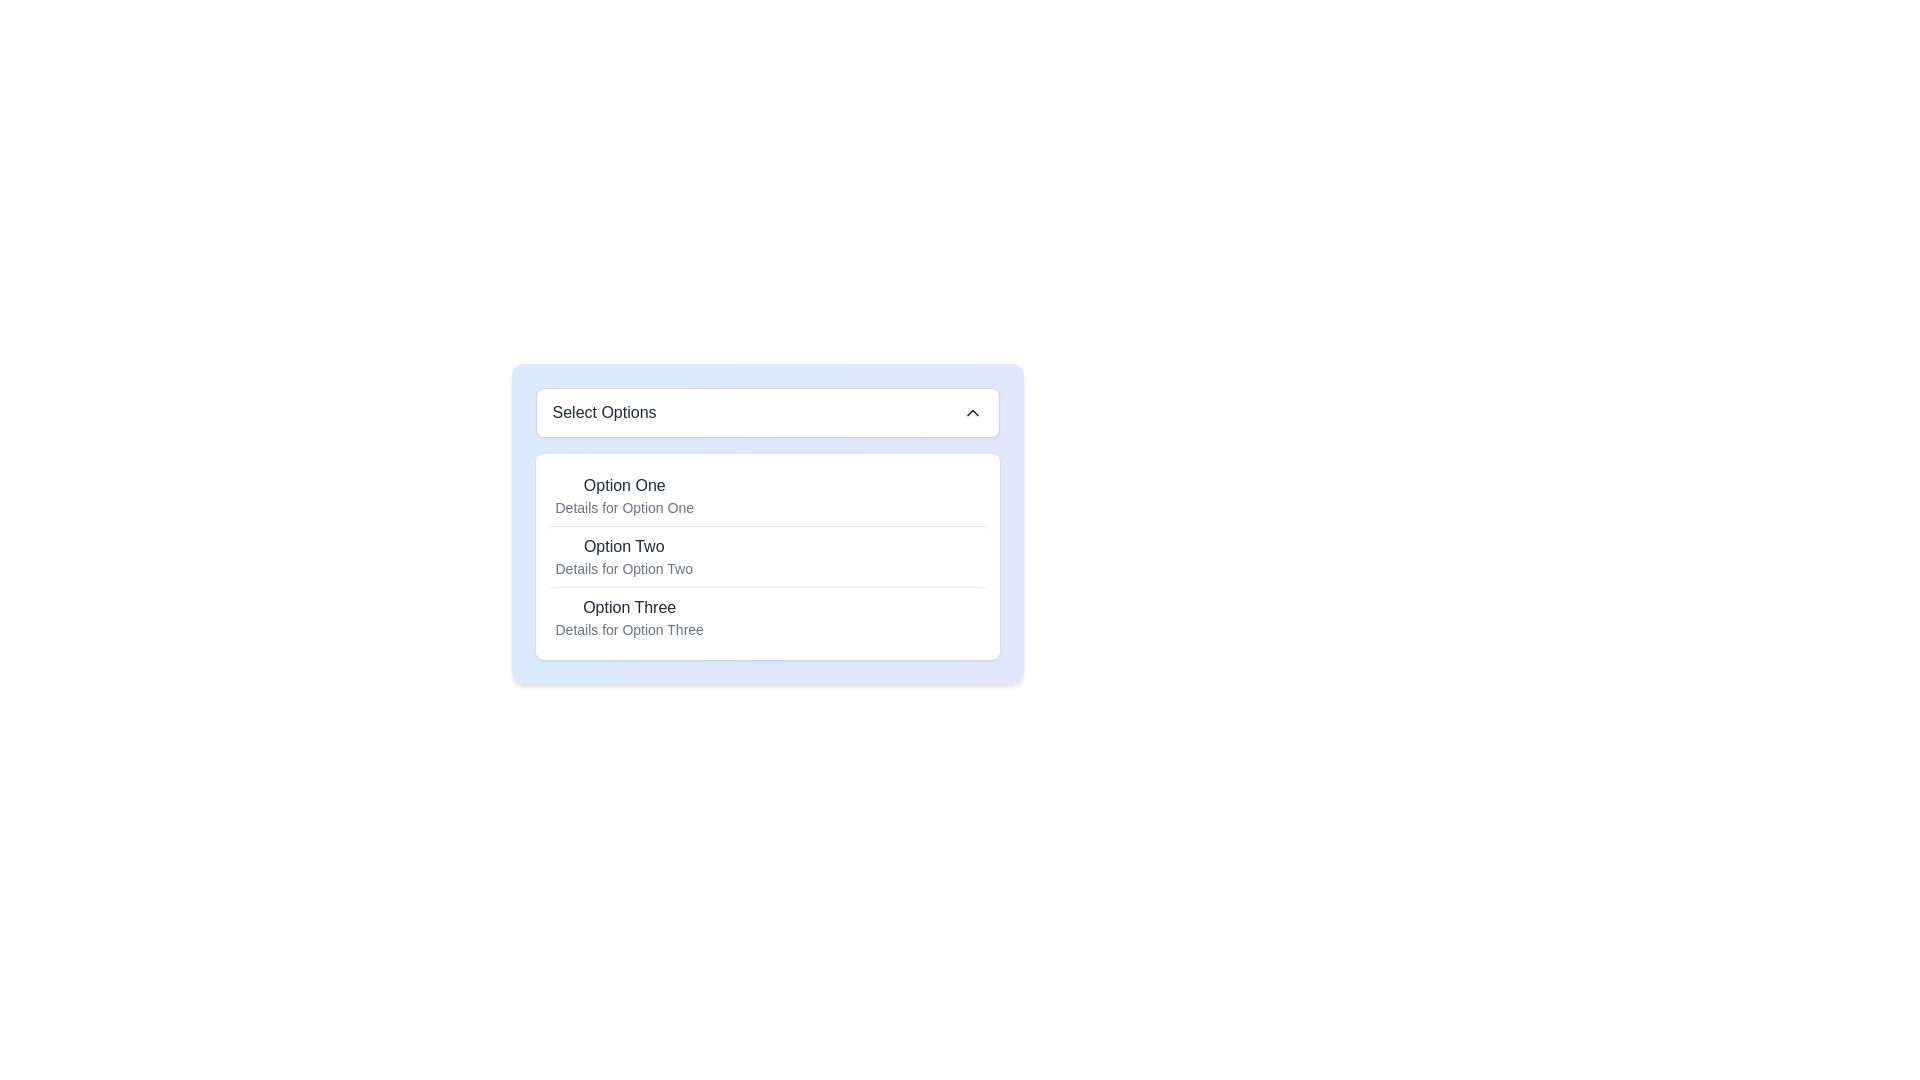  Describe the element at coordinates (623, 569) in the screenshot. I see `the textual label displaying 'Details for Option Two', which is styled with a smaller font size and gray color, located directly below 'Option Two' in the drop-down list` at that location.